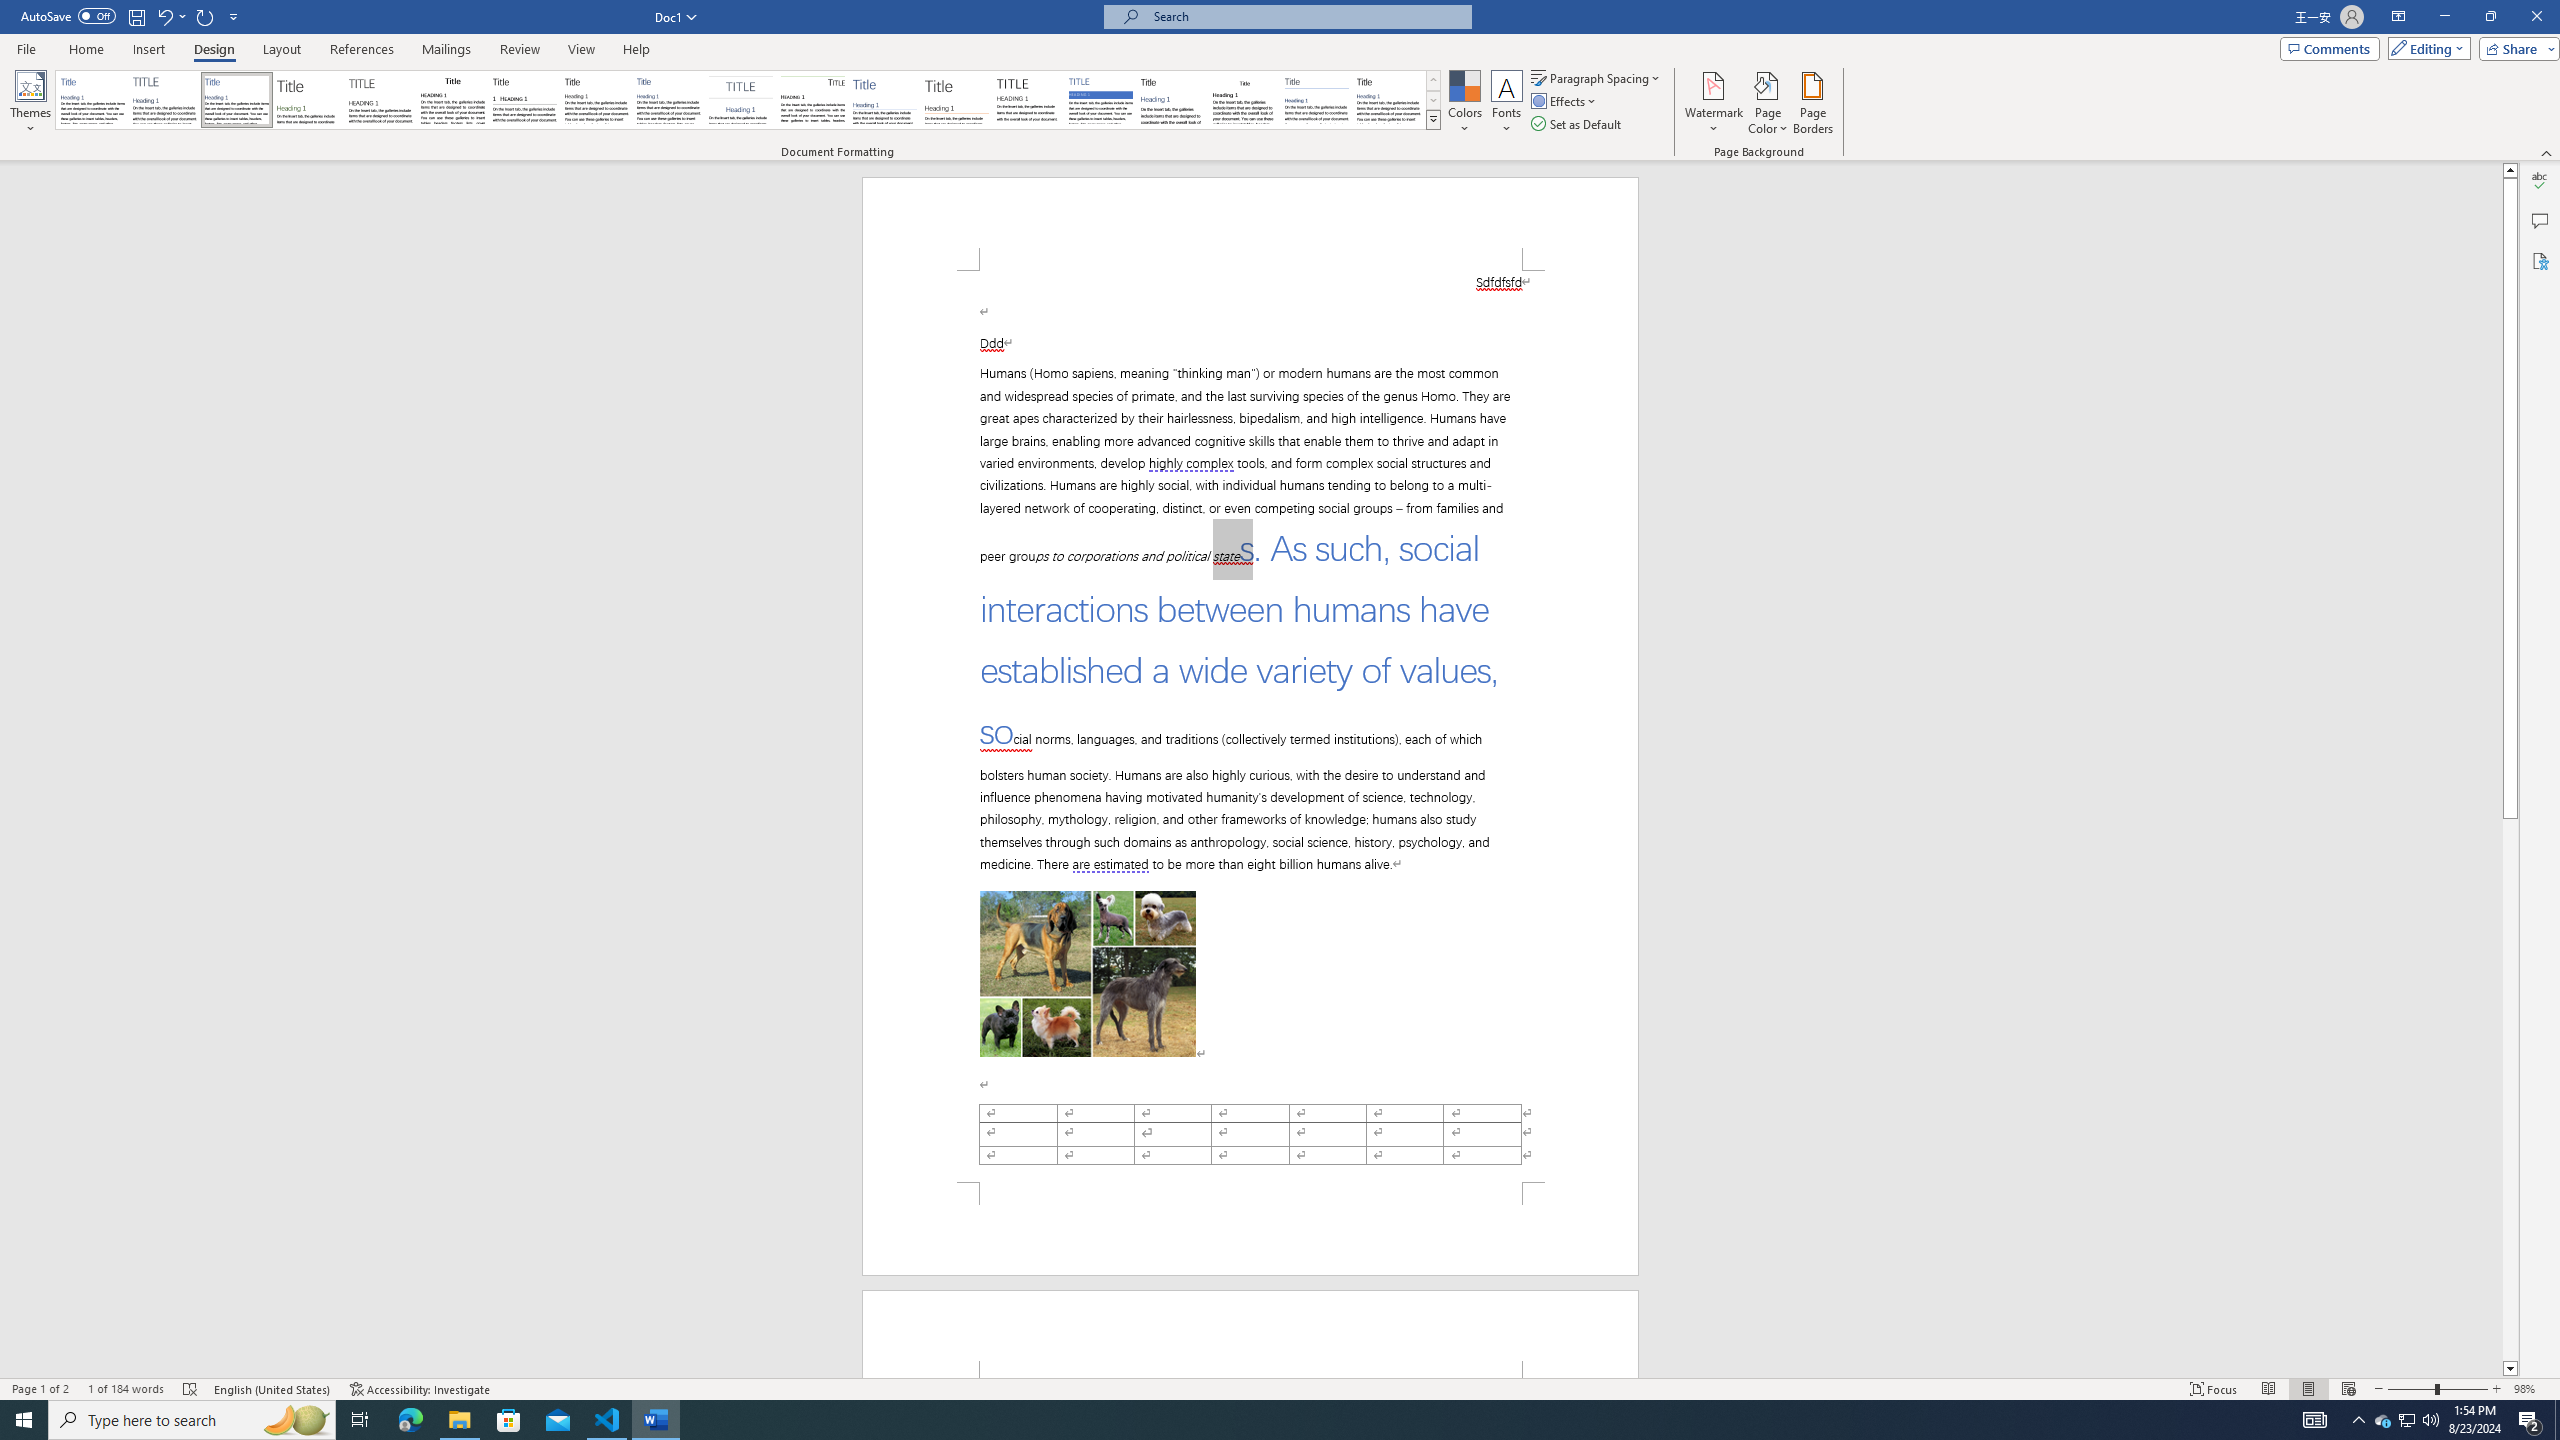 Image resolution: width=2560 pixels, height=1440 pixels. I want to click on 'Black & White (Numbered)', so click(523, 99).